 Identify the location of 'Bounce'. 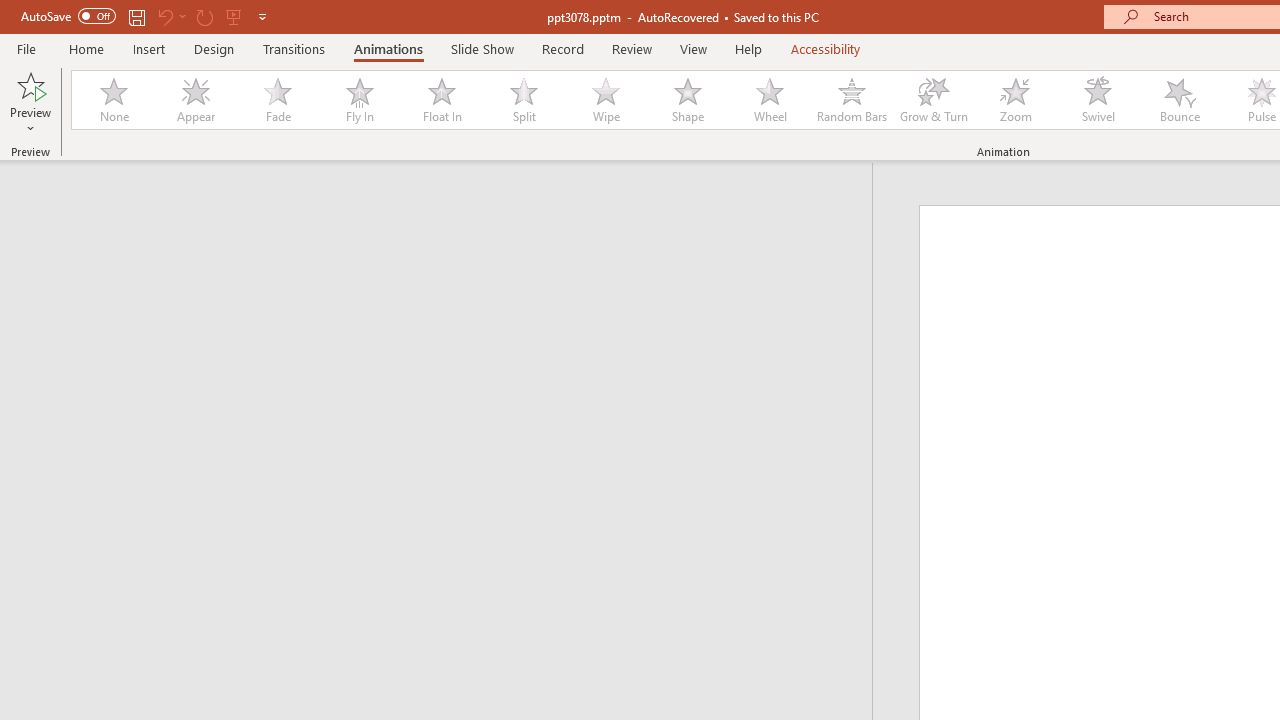
(1180, 100).